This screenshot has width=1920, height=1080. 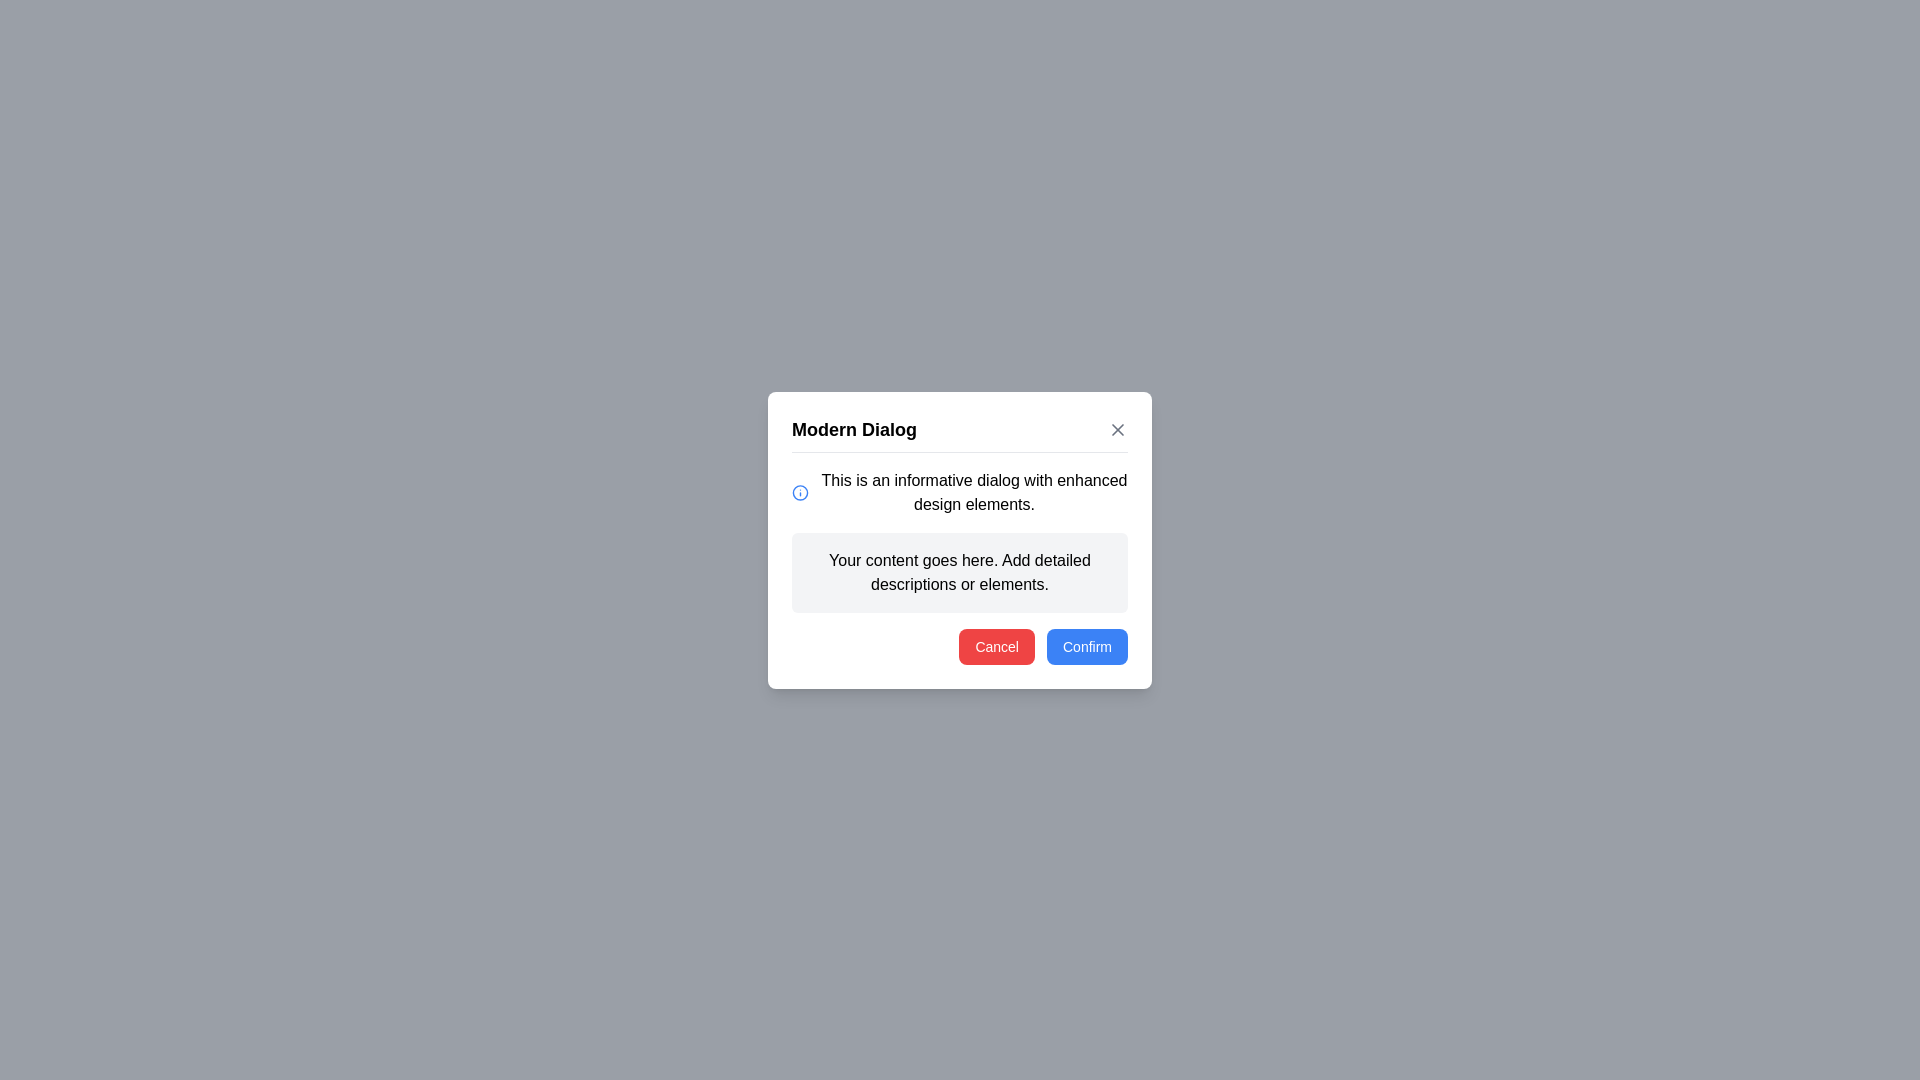 What do you see at coordinates (1086, 646) in the screenshot?
I see `the confirmation button located at the bottom-right corner of the dialog box` at bounding box center [1086, 646].